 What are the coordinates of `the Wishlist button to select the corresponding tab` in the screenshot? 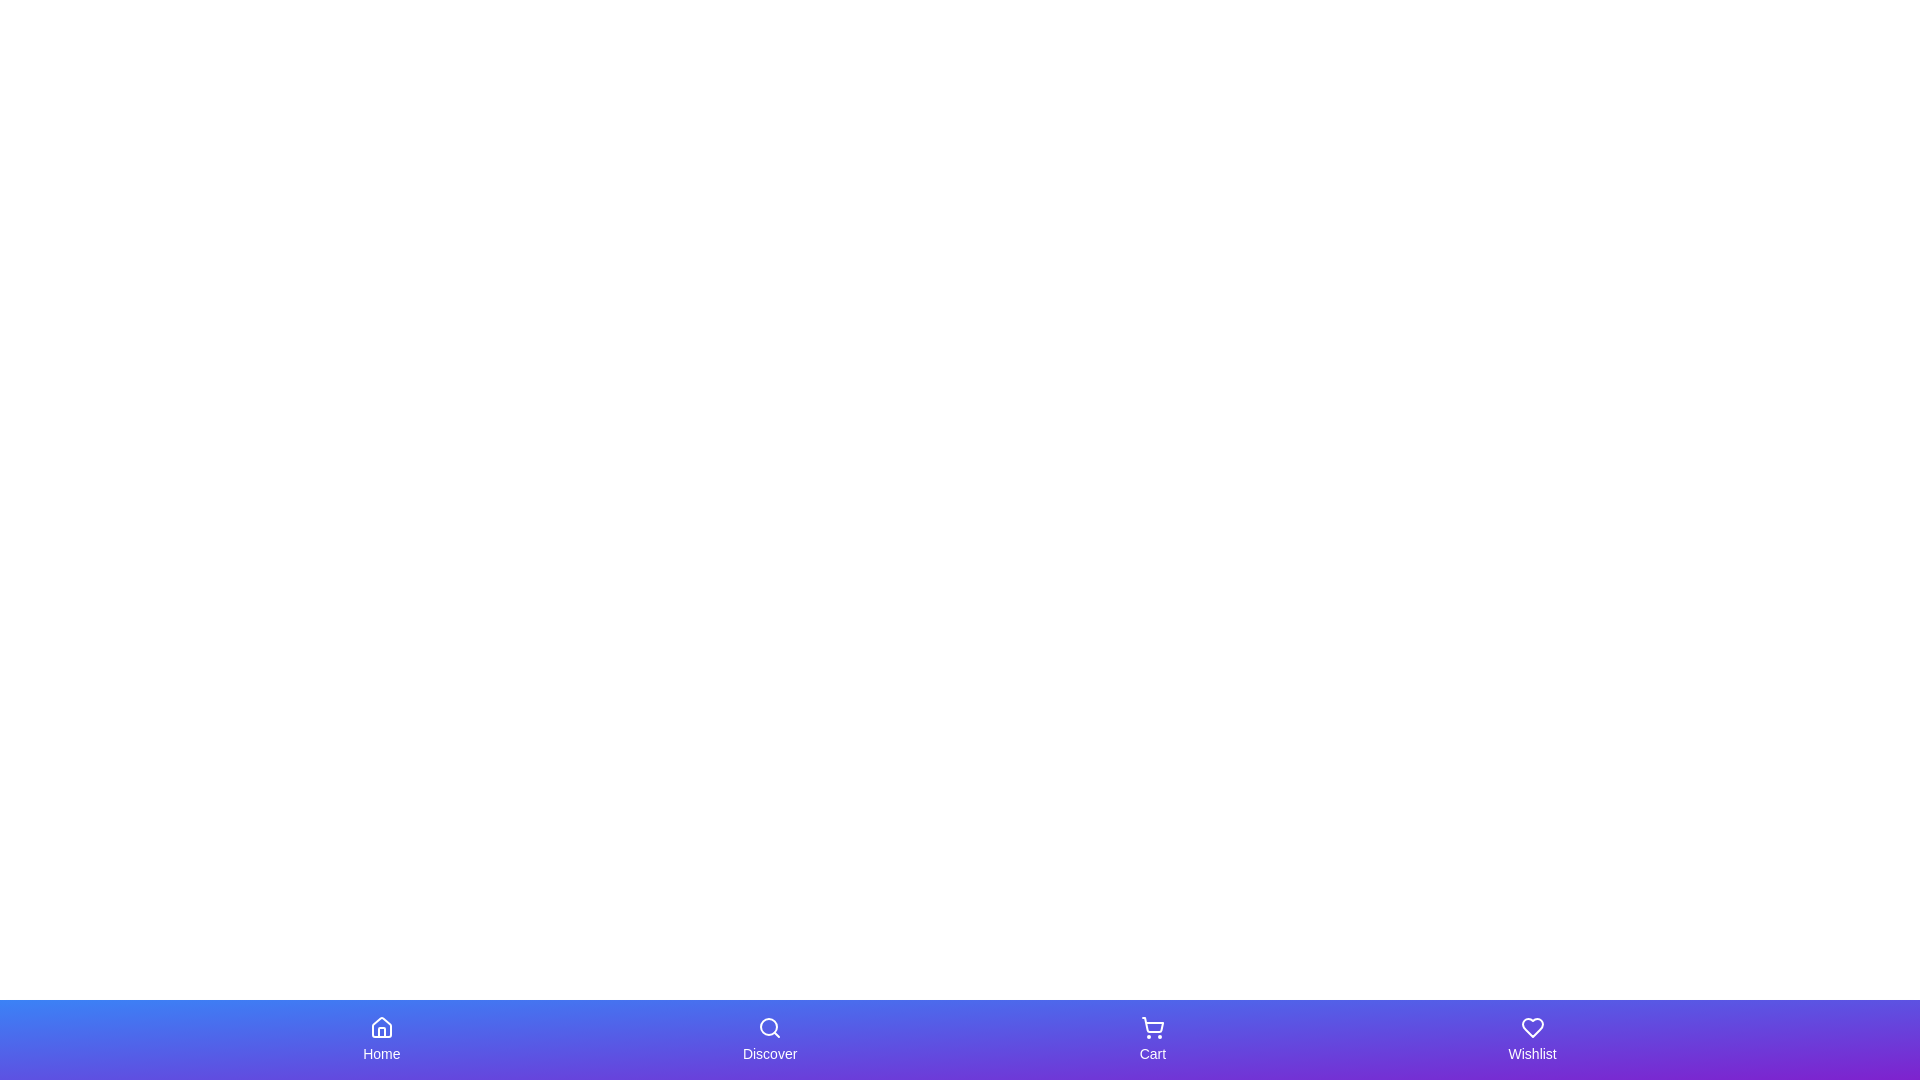 It's located at (1531, 1039).